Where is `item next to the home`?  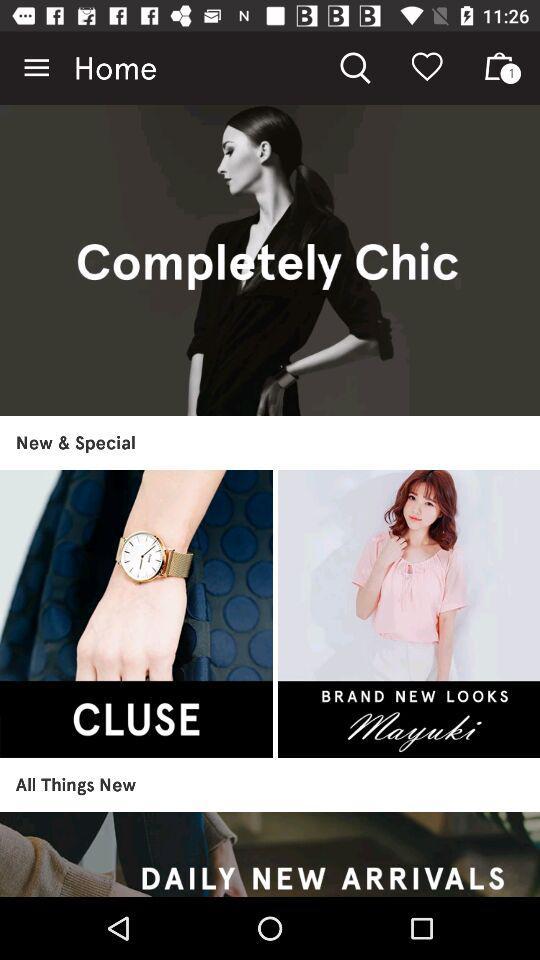 item next to the home is located at coordinates (36, 68).